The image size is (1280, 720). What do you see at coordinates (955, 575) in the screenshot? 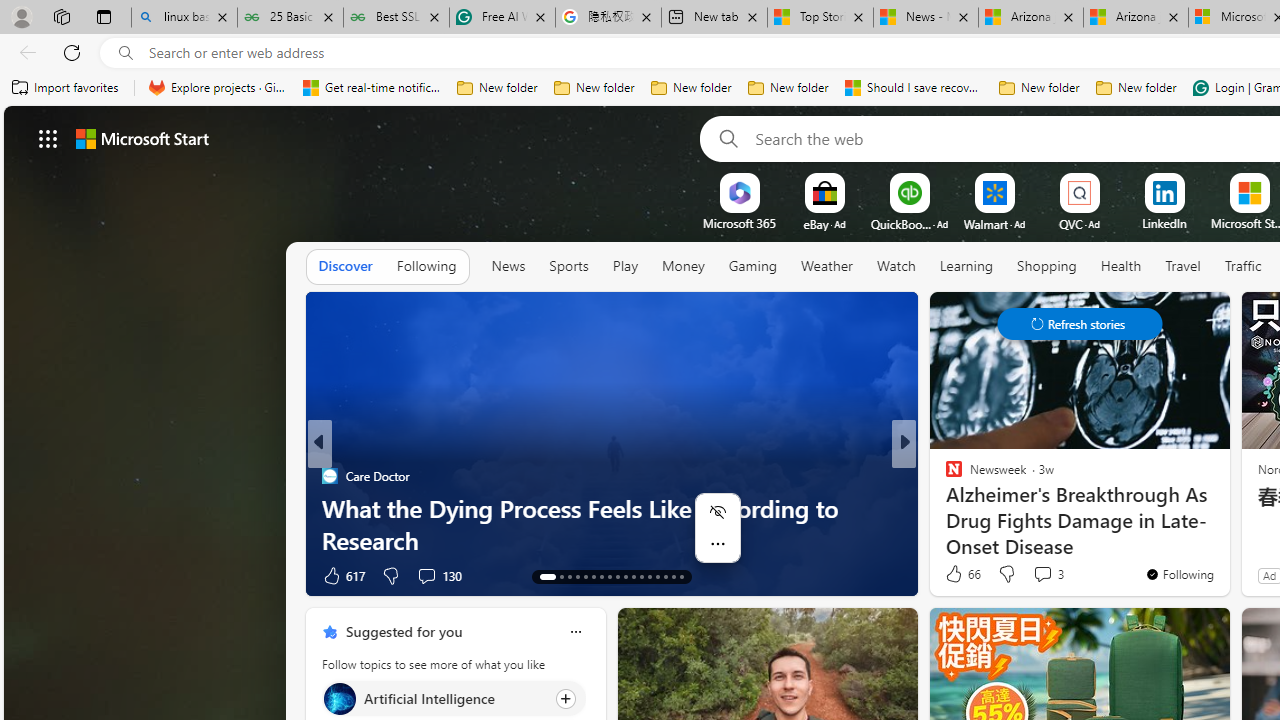
I see `'80 Like'` at bounding box center [955, 575].